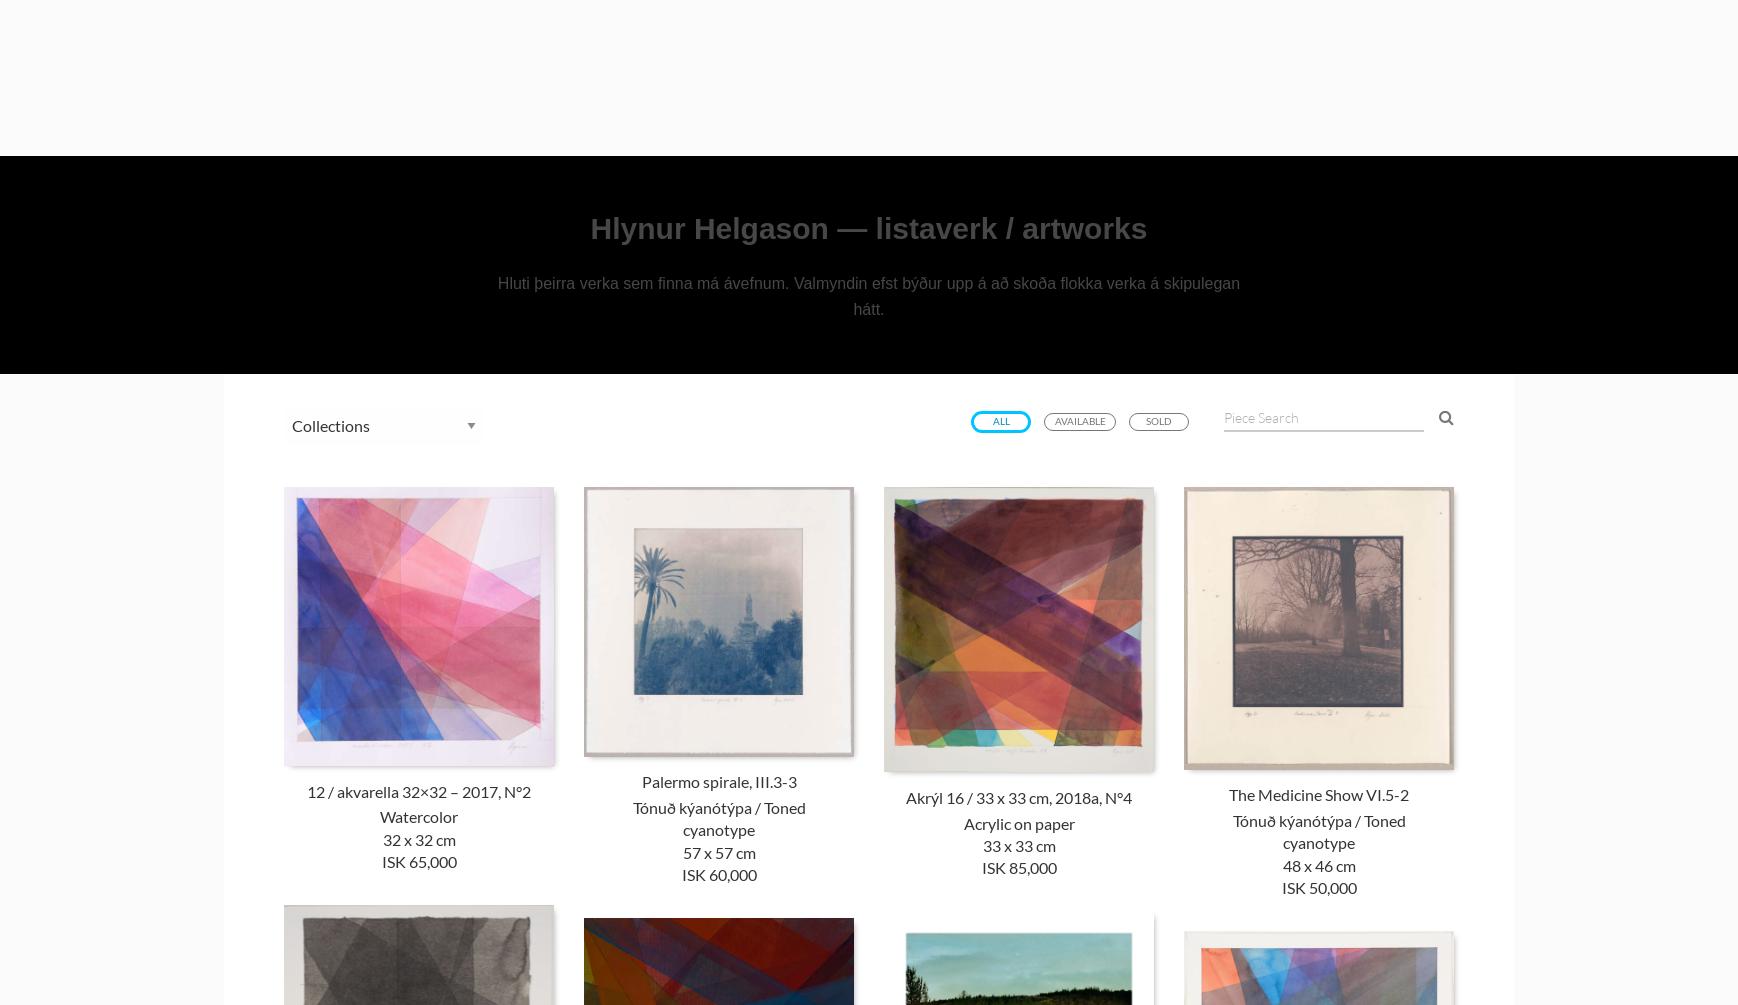  What do you see at coordinates (954, 290) in the screenshot?
I see `'Vatnslitur / Aquarelle'` at bounding box center [954, 290].